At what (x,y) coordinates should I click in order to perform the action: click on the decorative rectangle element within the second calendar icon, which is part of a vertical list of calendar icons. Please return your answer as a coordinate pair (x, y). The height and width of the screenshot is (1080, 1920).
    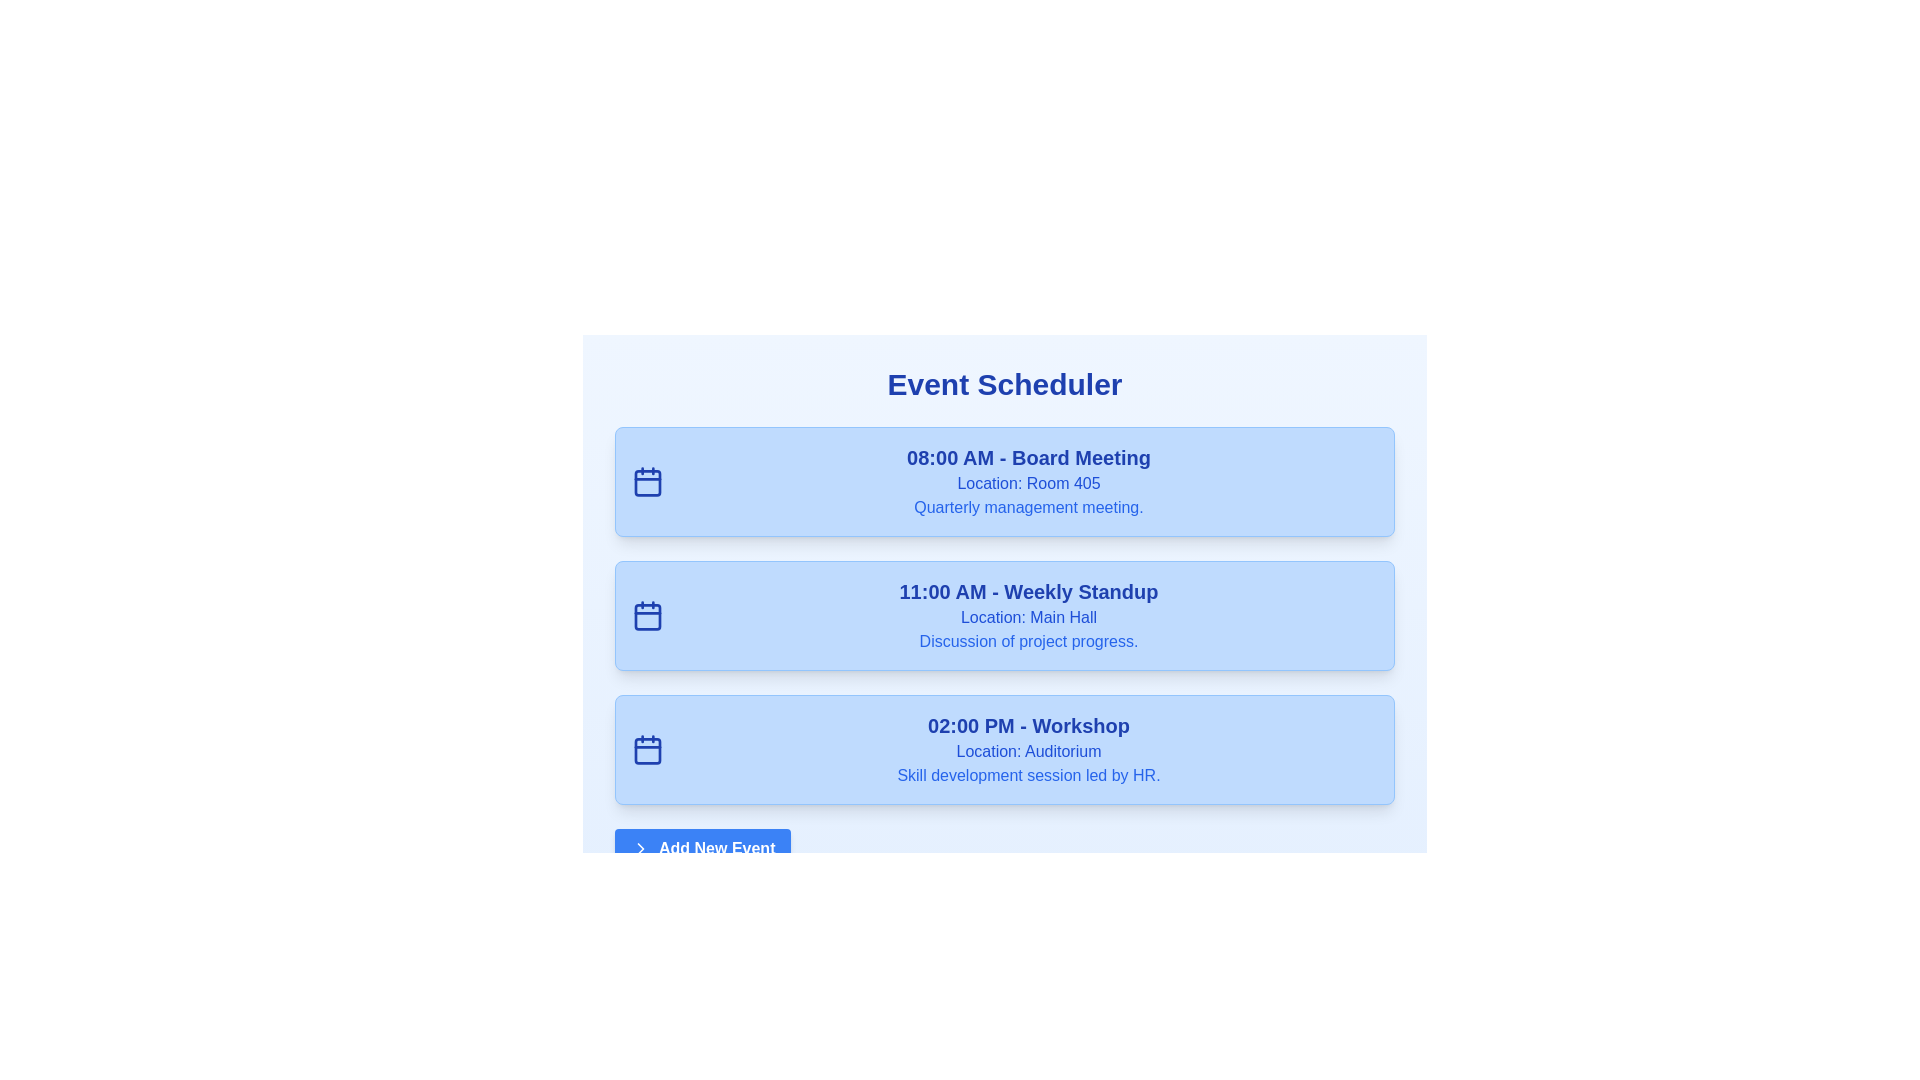
    Looking at the image, I should click on (648, 616).